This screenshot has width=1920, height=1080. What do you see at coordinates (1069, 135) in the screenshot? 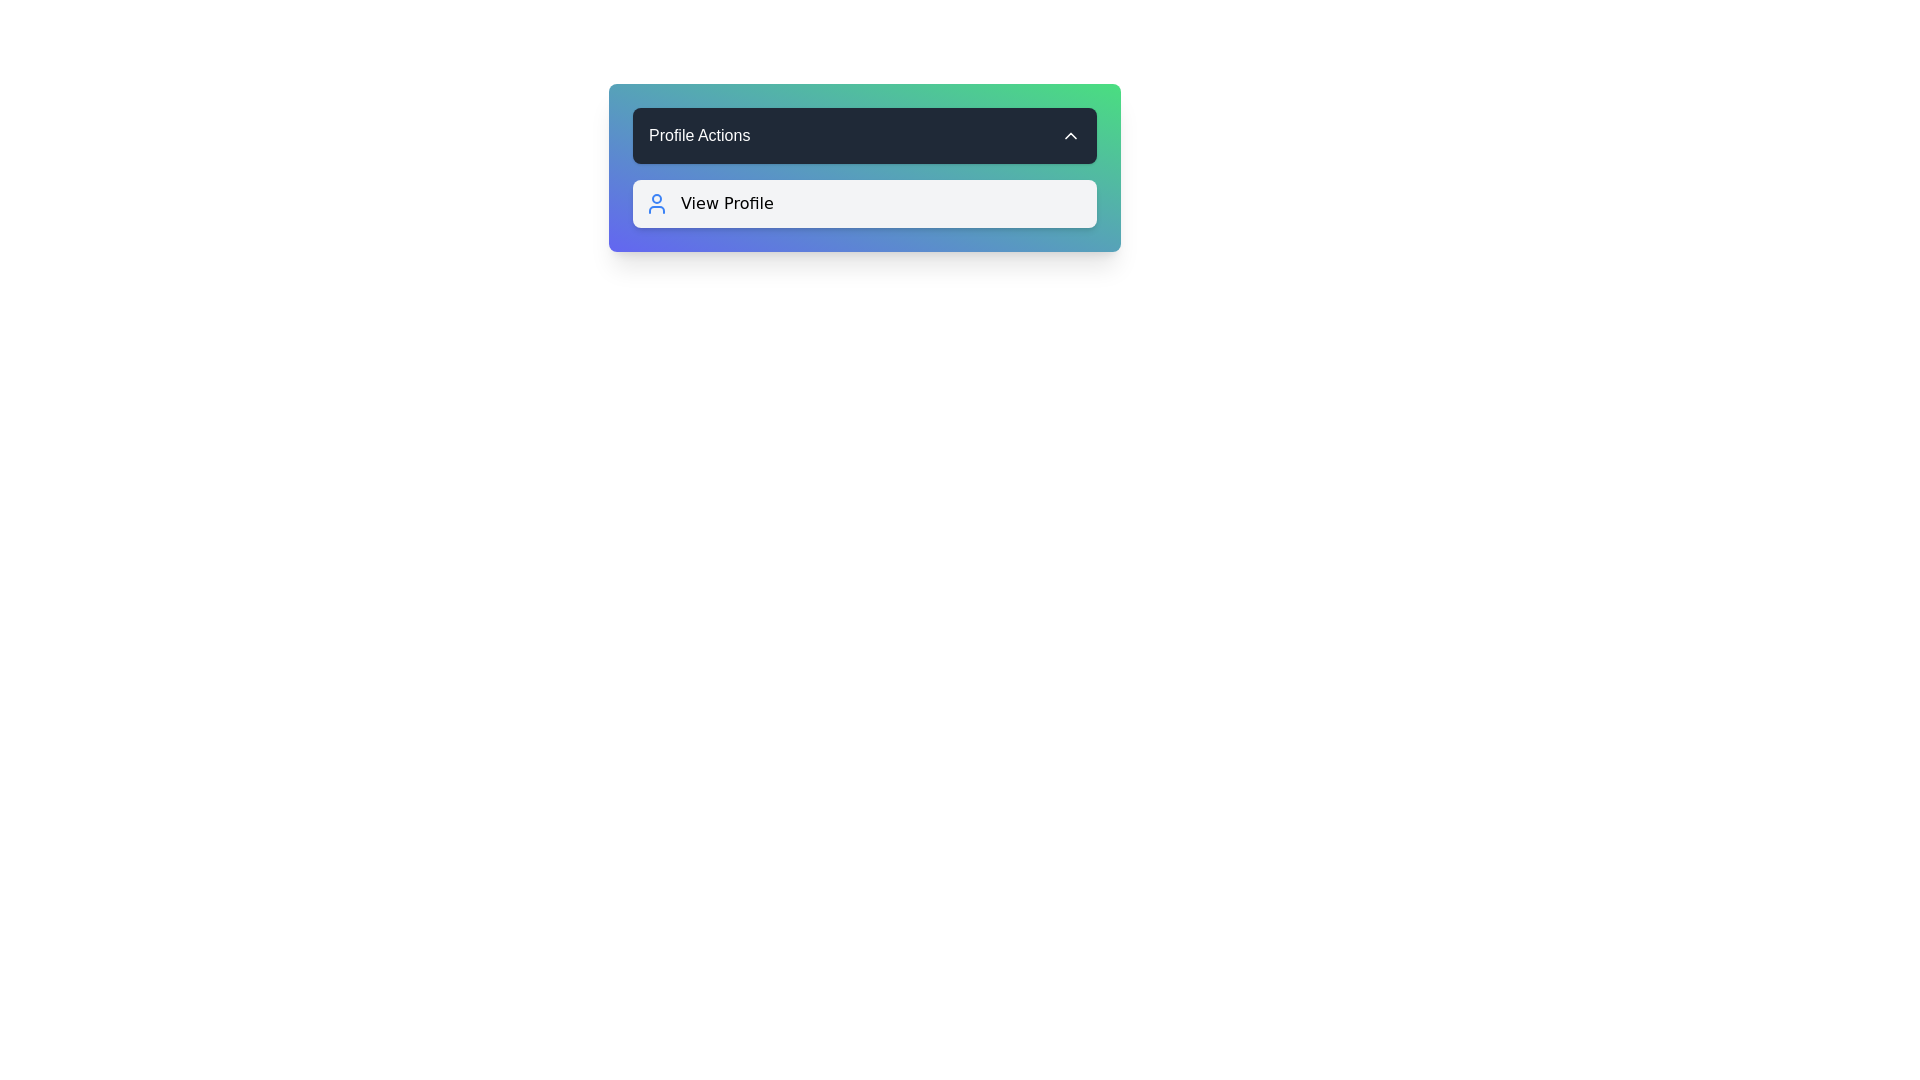
I see `the small upward-pointing arrow icon located on the far right within the 'Profile Actions' header` at bounding box center [1069, 135].